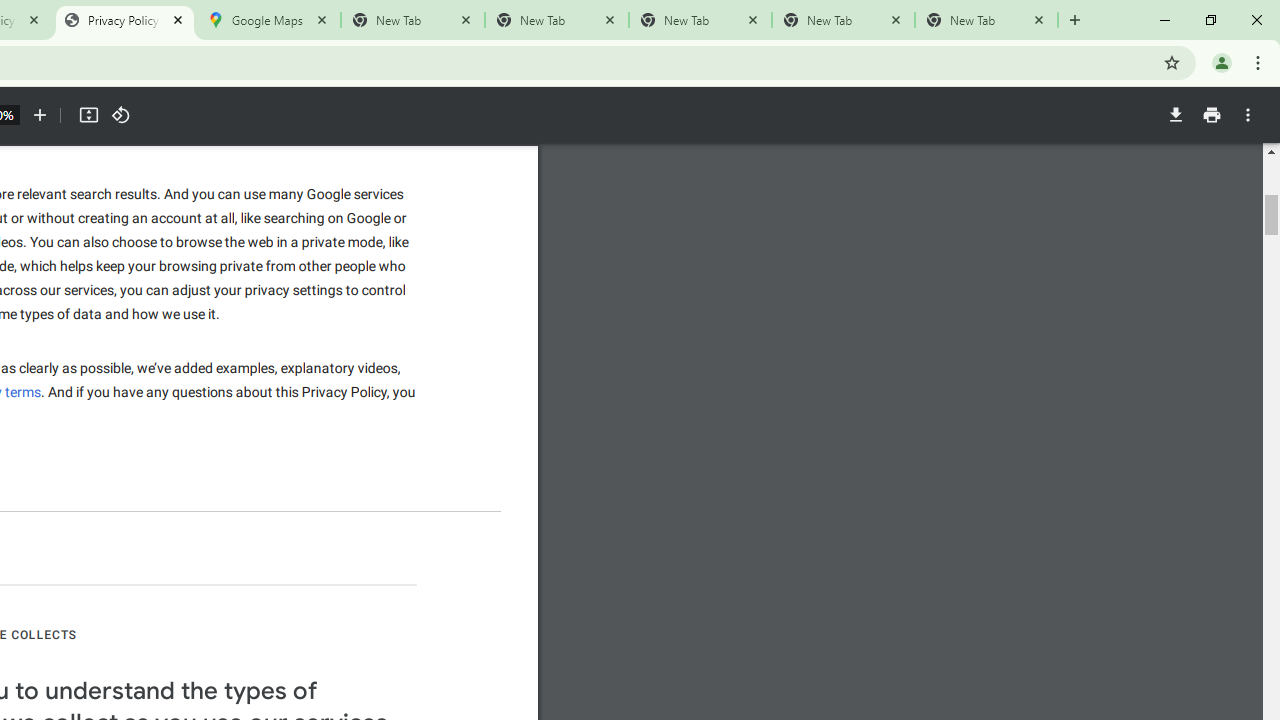 This screenshot has height=720, width=1280. I want to click on 'Rotate counterclockwise', so click(119, 115).